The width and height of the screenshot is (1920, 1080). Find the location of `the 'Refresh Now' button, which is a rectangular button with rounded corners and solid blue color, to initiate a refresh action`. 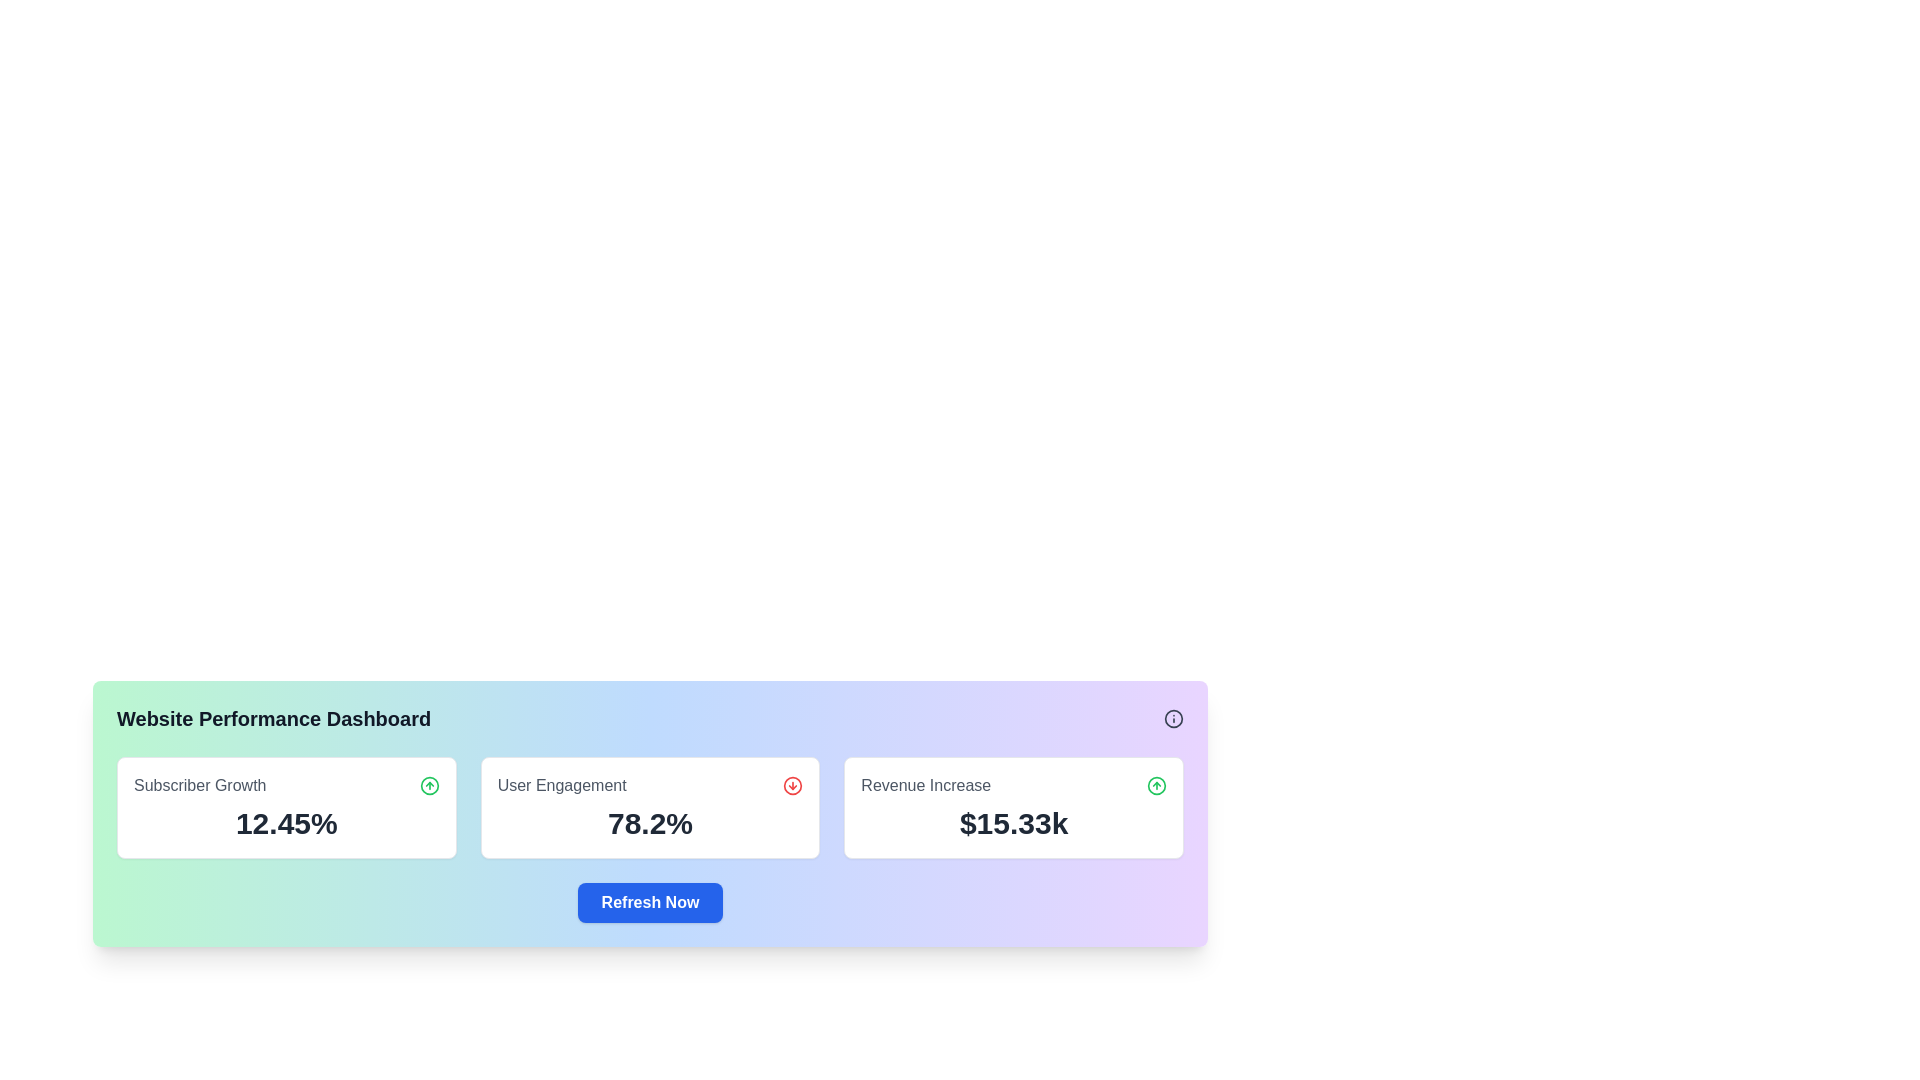

the 'Refresh Now' button, which is a rectangular button with rounded corners and solid blue color, to initiate a refresh action is located at coordinates (650, 902).